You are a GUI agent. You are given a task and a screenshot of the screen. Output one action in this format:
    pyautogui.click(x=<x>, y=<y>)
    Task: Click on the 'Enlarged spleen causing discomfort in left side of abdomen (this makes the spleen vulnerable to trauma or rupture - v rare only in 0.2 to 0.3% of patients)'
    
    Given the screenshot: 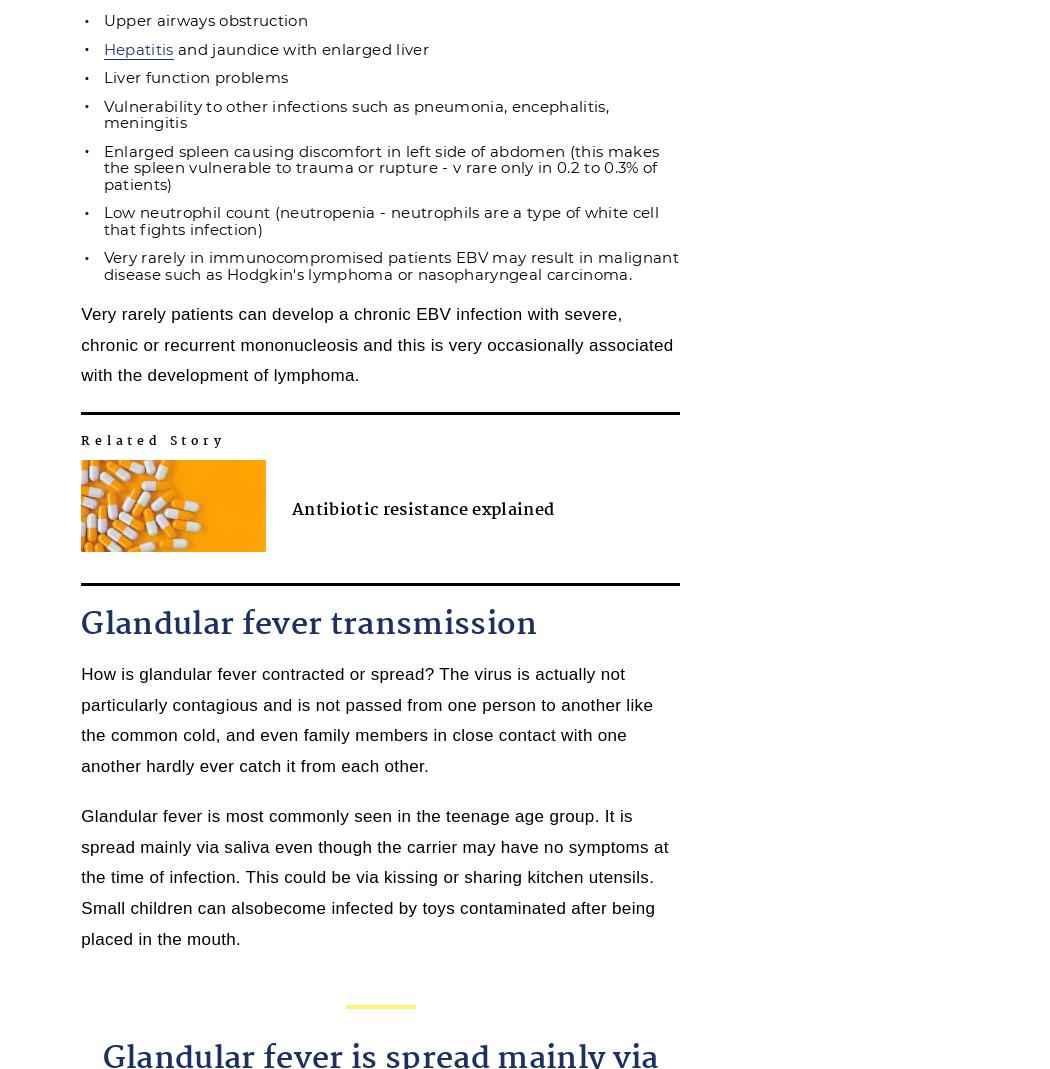 What is the action you would take?
    pyautogui.click(x=381, y=166)
    